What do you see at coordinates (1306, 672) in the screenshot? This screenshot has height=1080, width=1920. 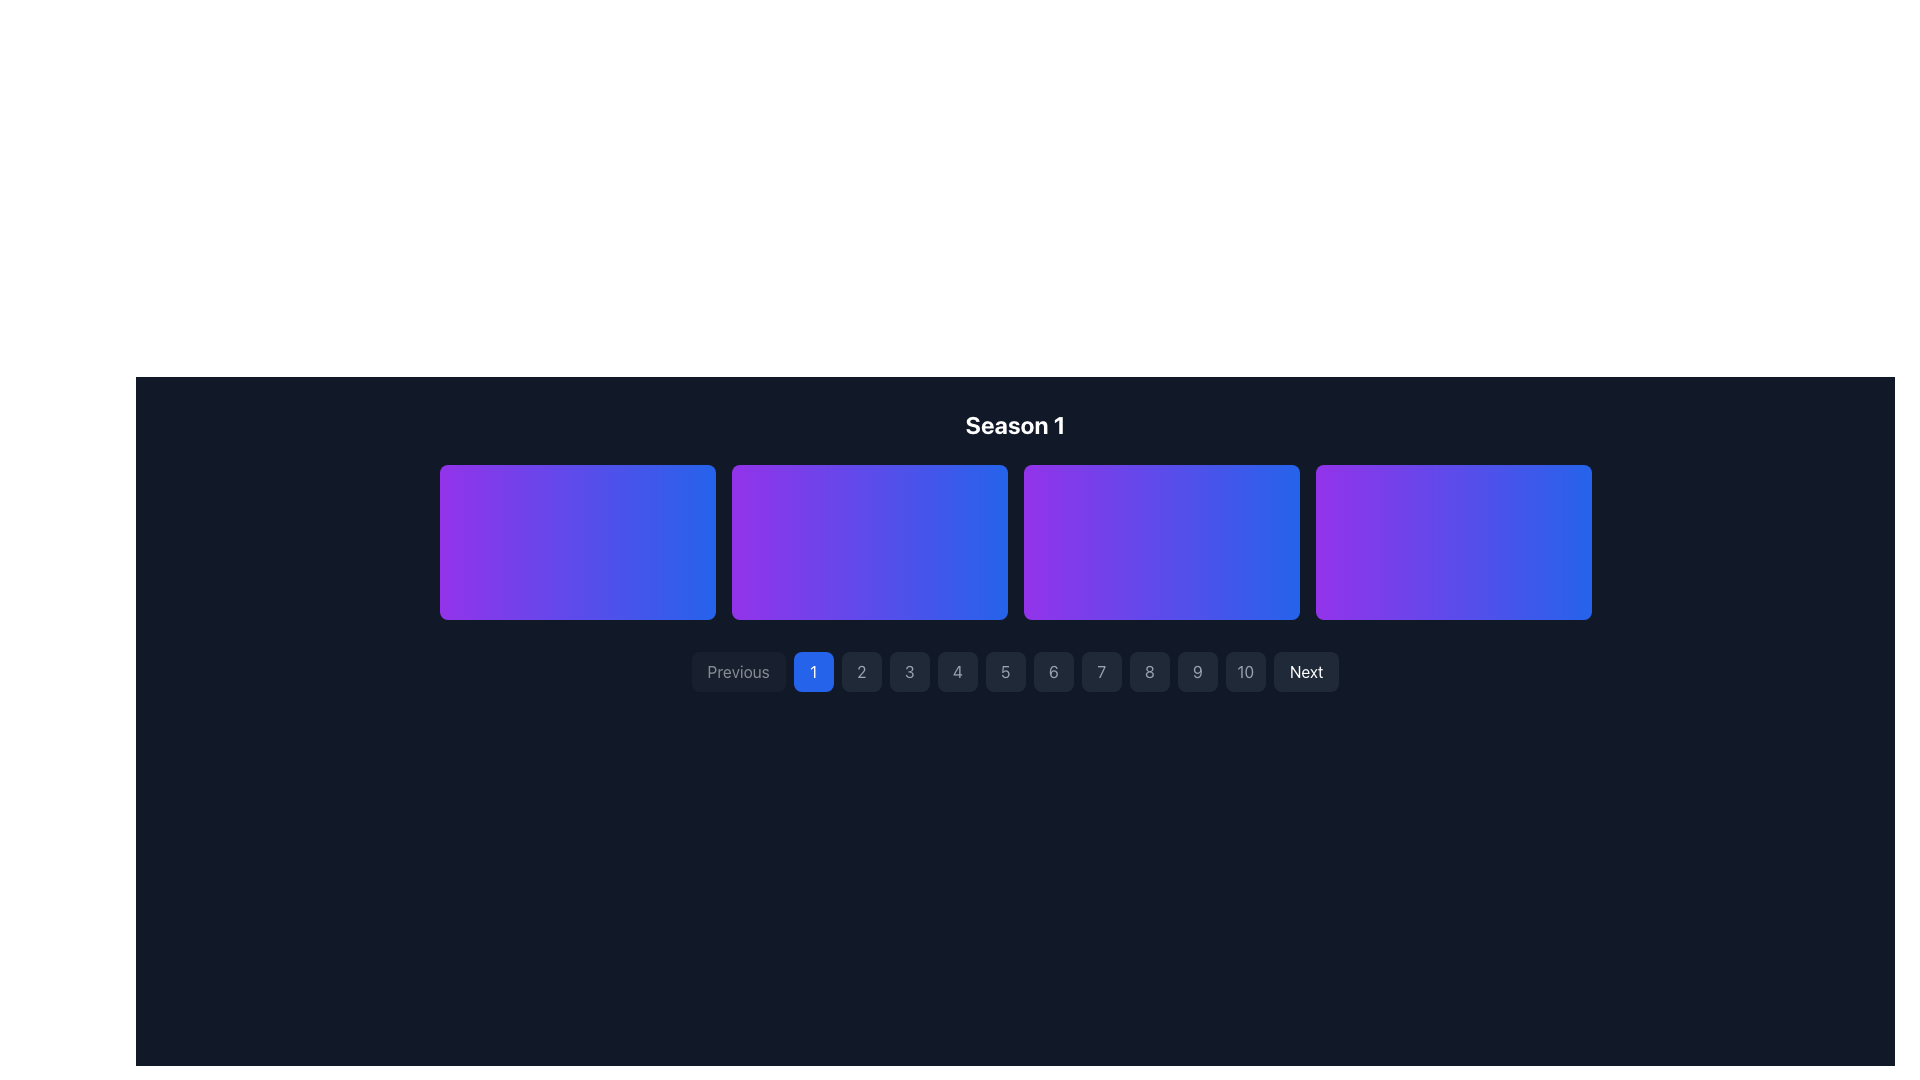 I see `the 'Next' button located in the horizontal navigation bar, which has a dark gray background and white text` at bounding box center [1306, 672].